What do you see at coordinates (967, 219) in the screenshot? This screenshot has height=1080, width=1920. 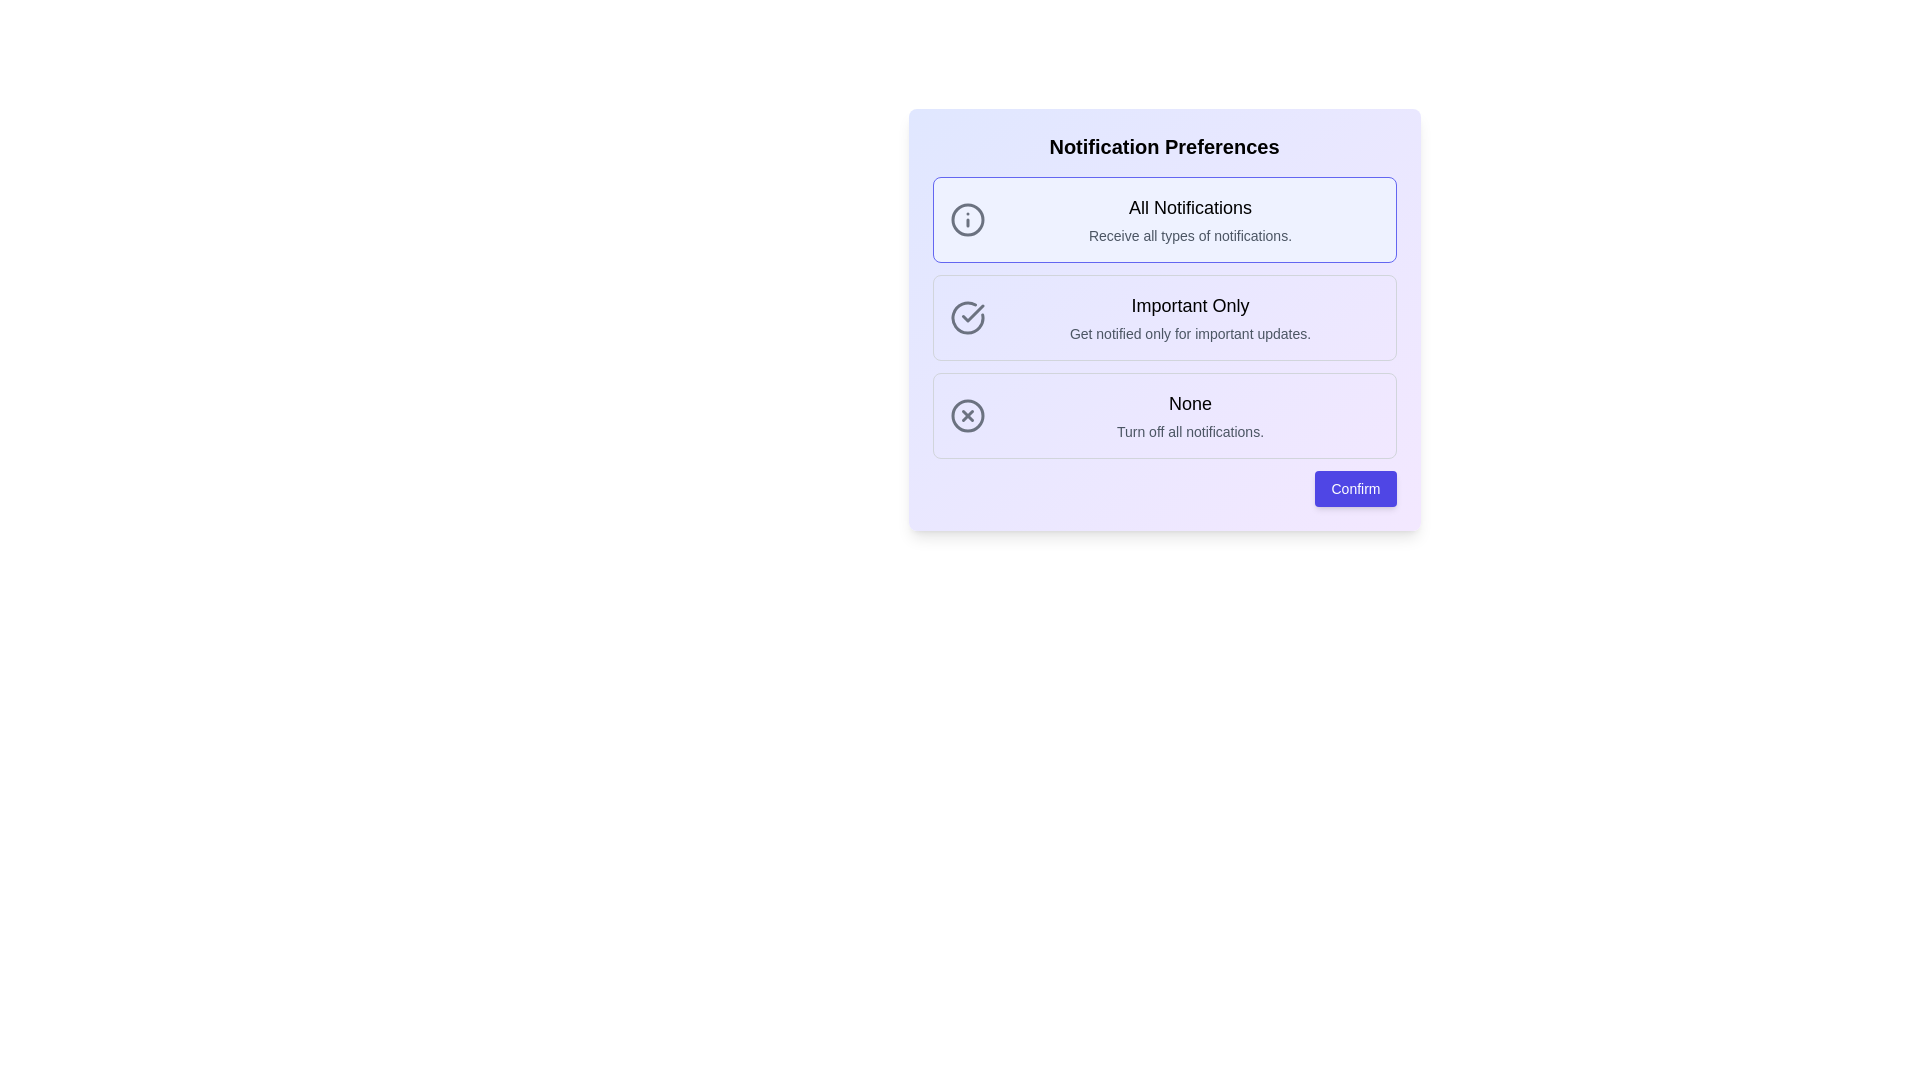 I see `the circular gray icon with an 'i' inside, located at the leftmost edge of the card titled 'All Notifications'` at bounding box center [967, 219].